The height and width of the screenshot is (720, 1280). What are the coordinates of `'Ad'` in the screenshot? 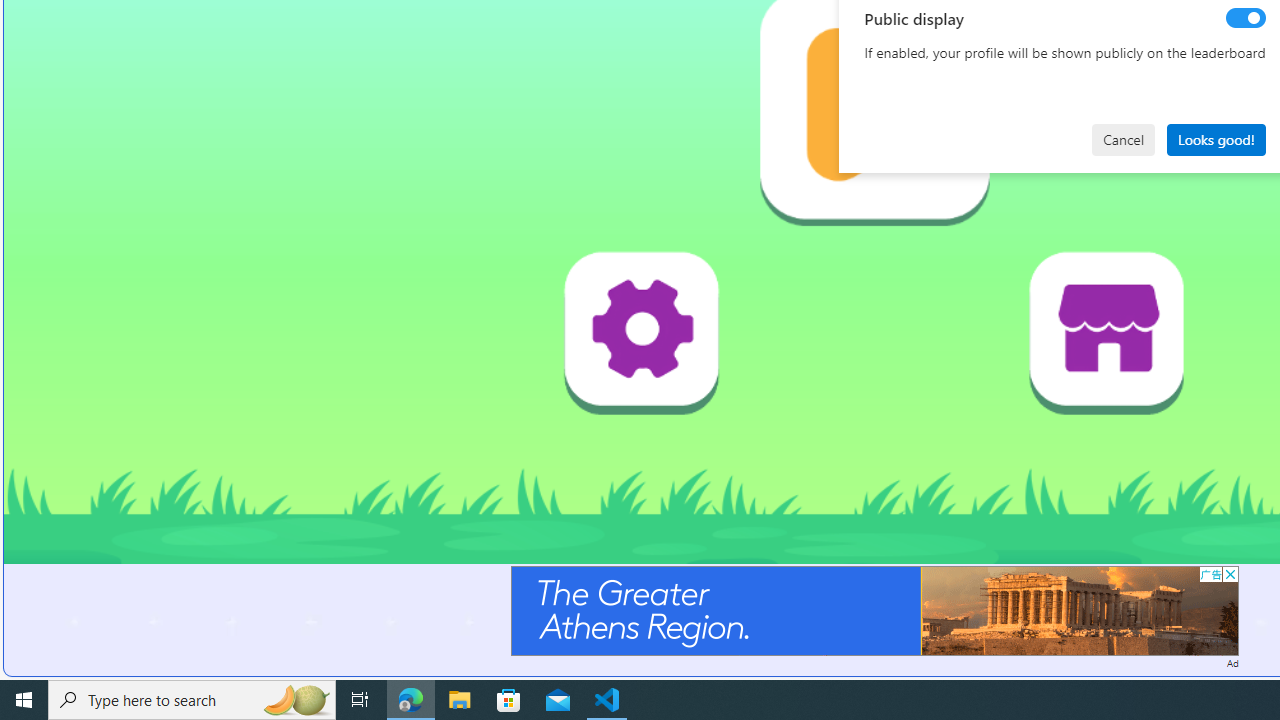 It's located at (1231, 662).